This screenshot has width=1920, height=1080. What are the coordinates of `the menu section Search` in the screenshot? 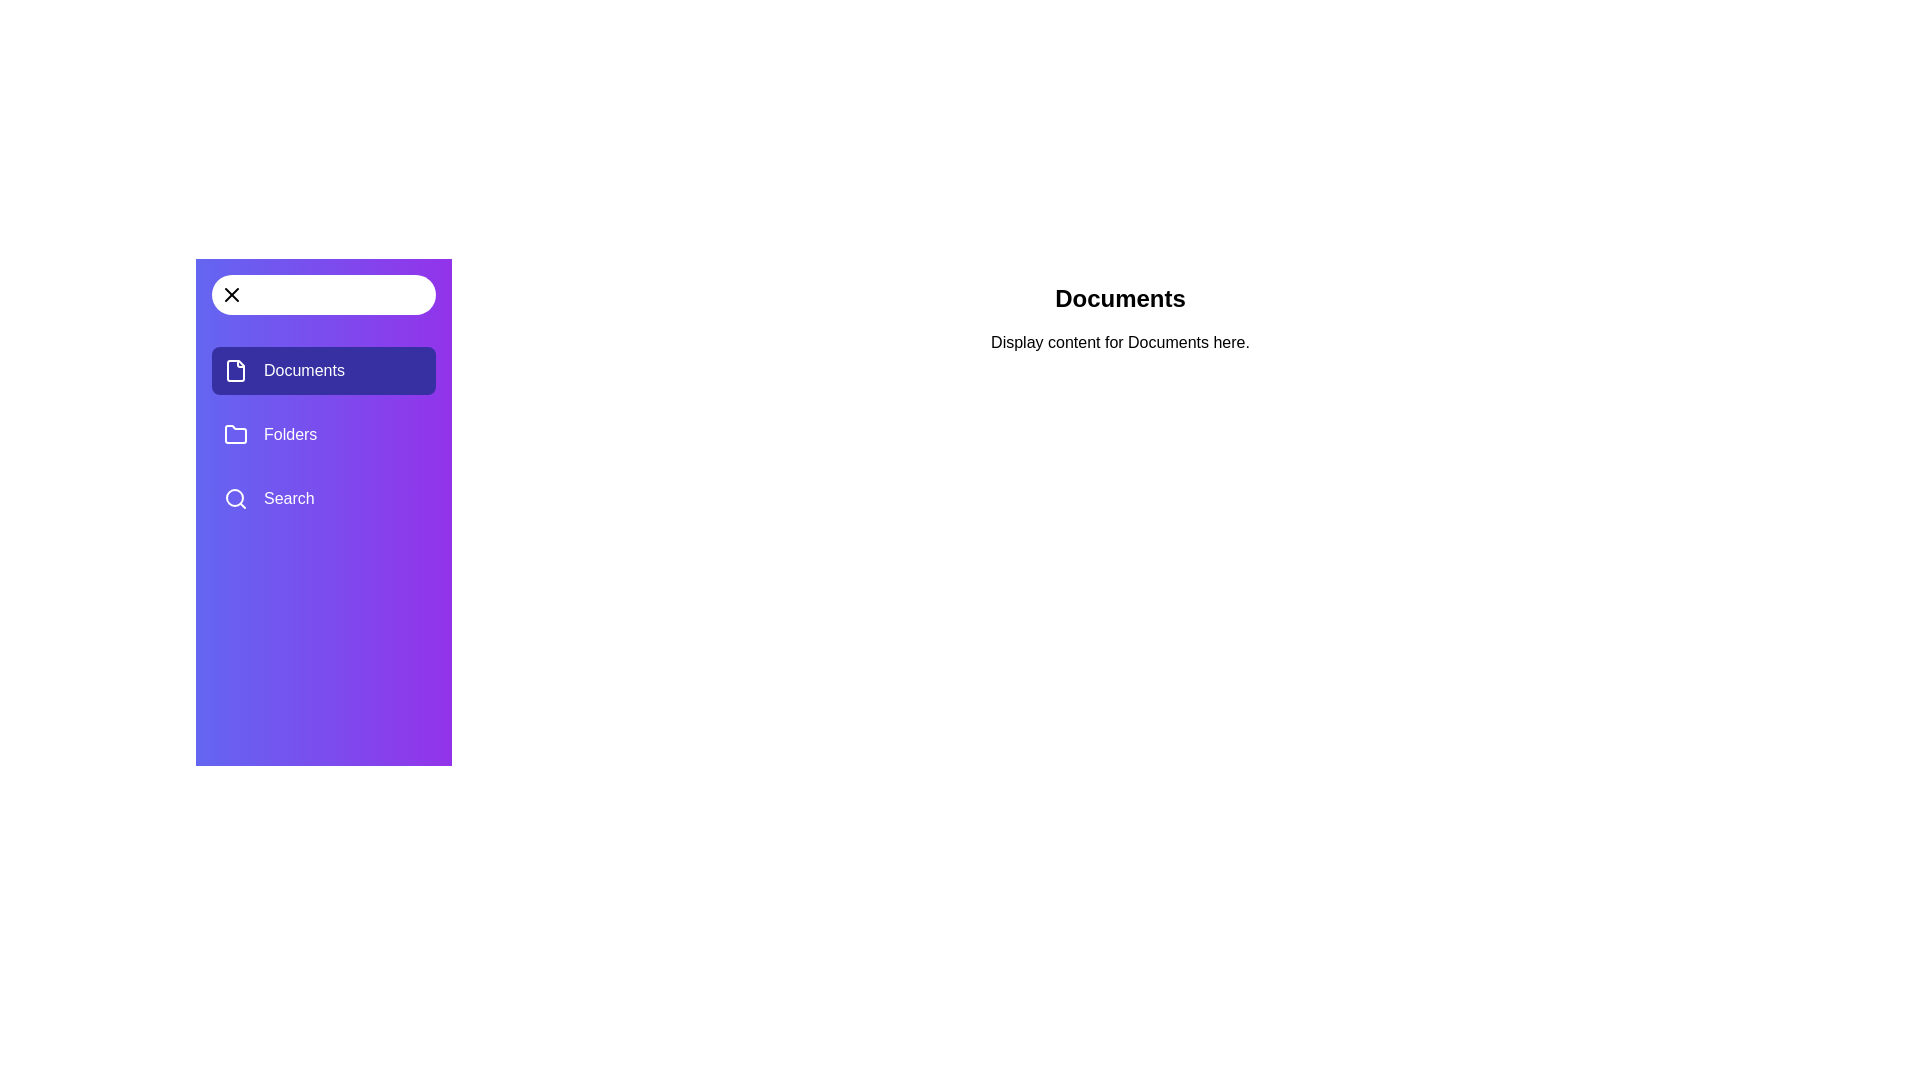 It's located at (324, 497).